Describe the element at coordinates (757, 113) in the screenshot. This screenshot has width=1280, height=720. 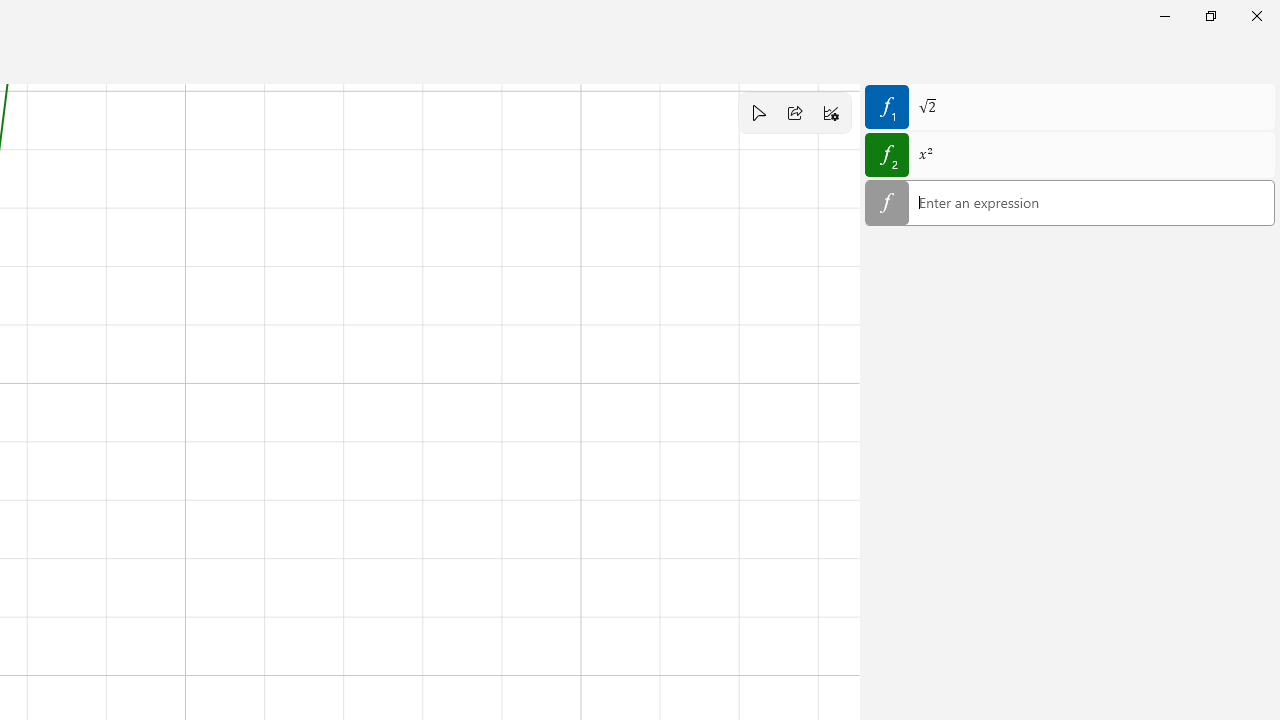
I see `'Start tracing'` at that location.